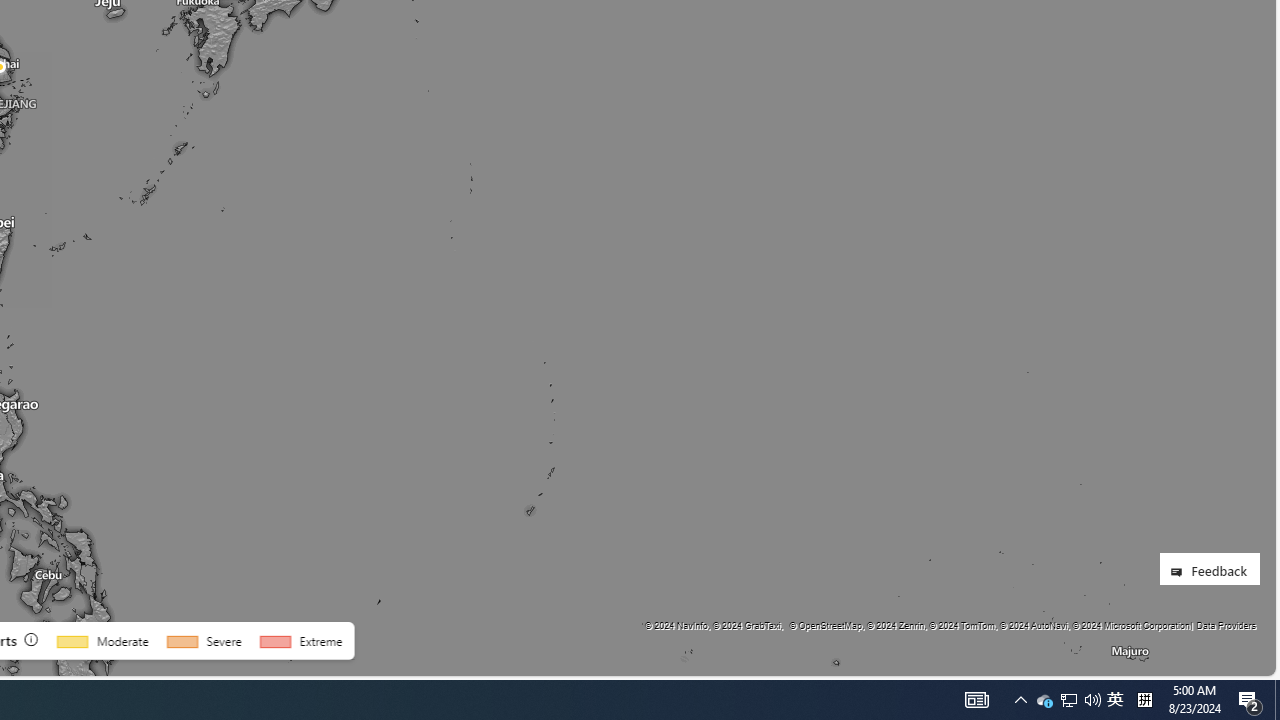 This screenshot has height=720, width=1280. What do you see at coordinates (1180, 572) in the screenshot?
I see `'Class: feedback_link_icon-DS-EntryPoint1-1'` at bounding box center [1180, 572].